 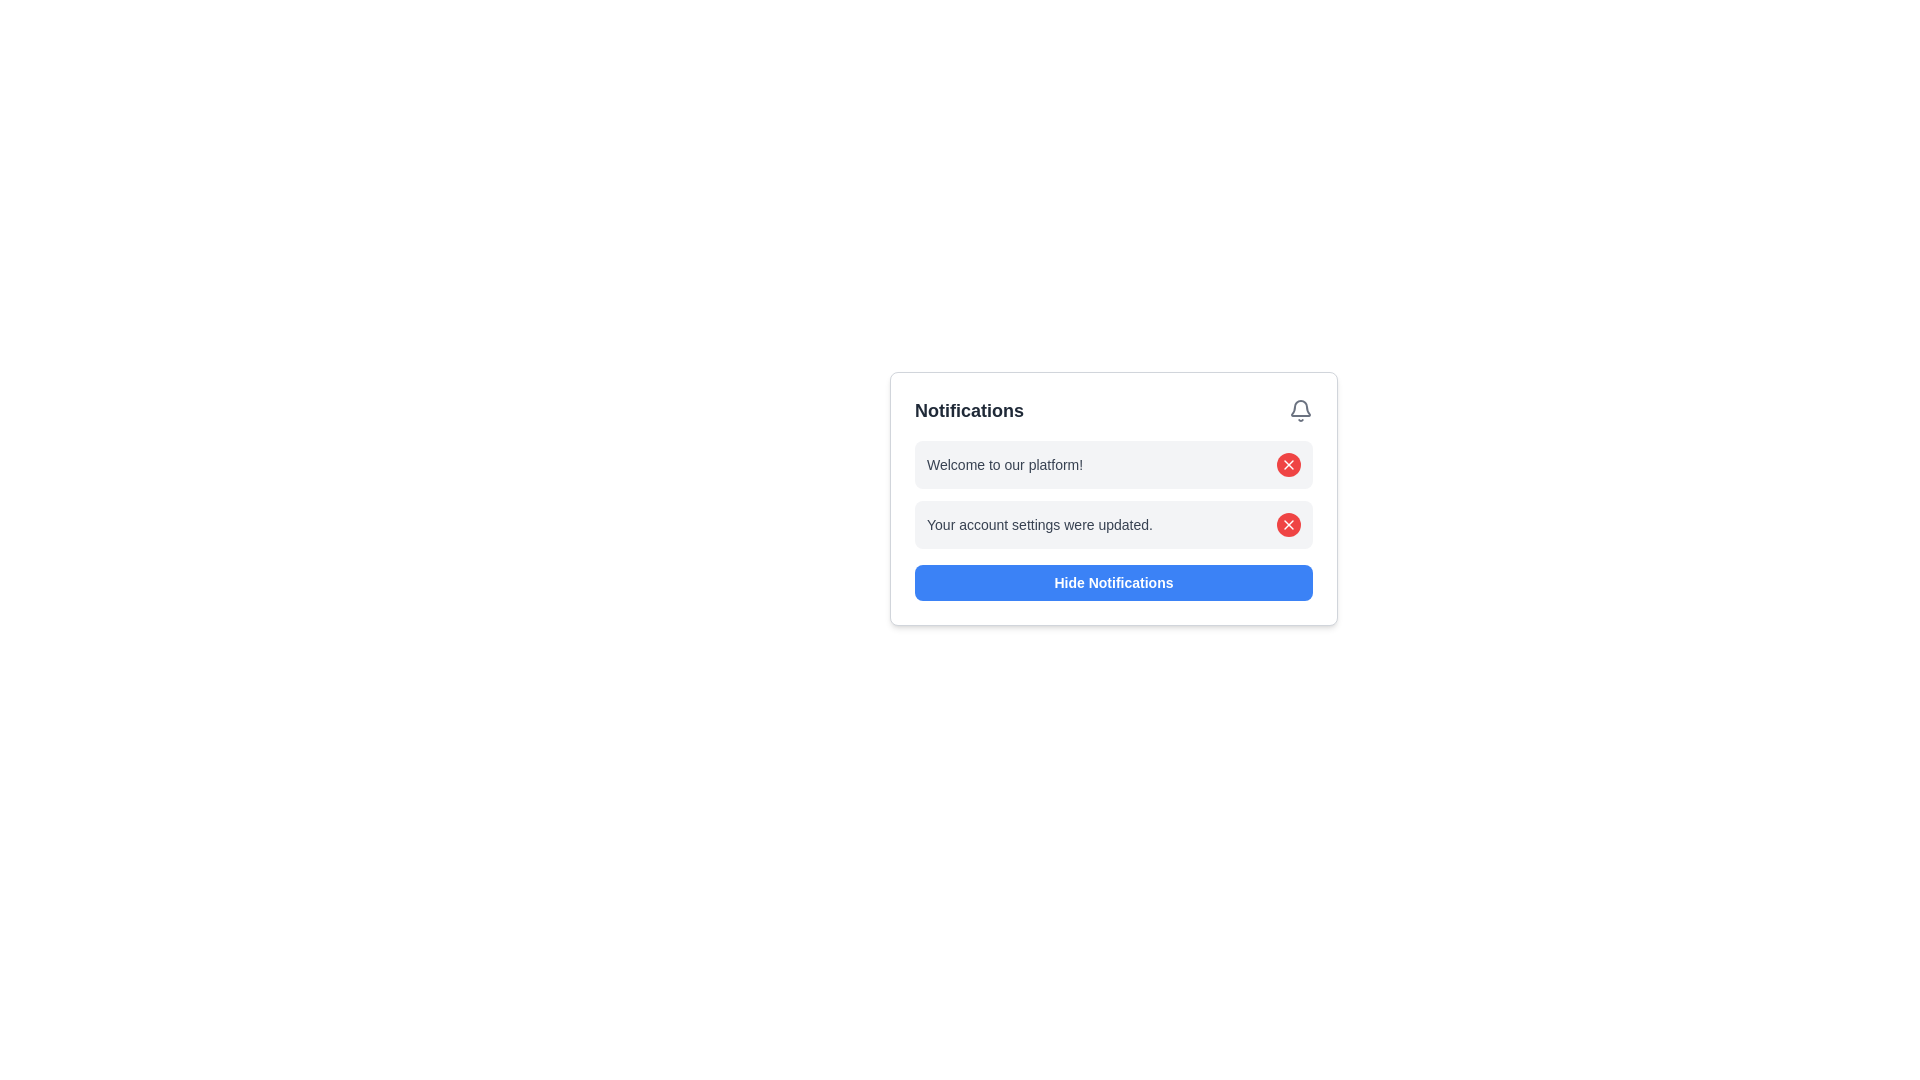 What do you see at coordinates (1040, 523) in the screenshot?
I see `message displayed in the text snippet that says 'Your account settings were updated.' This message is located within the second notification item of the notification list, below the 'Welcome to our platform!' message` at bounding box center [1040, 523].